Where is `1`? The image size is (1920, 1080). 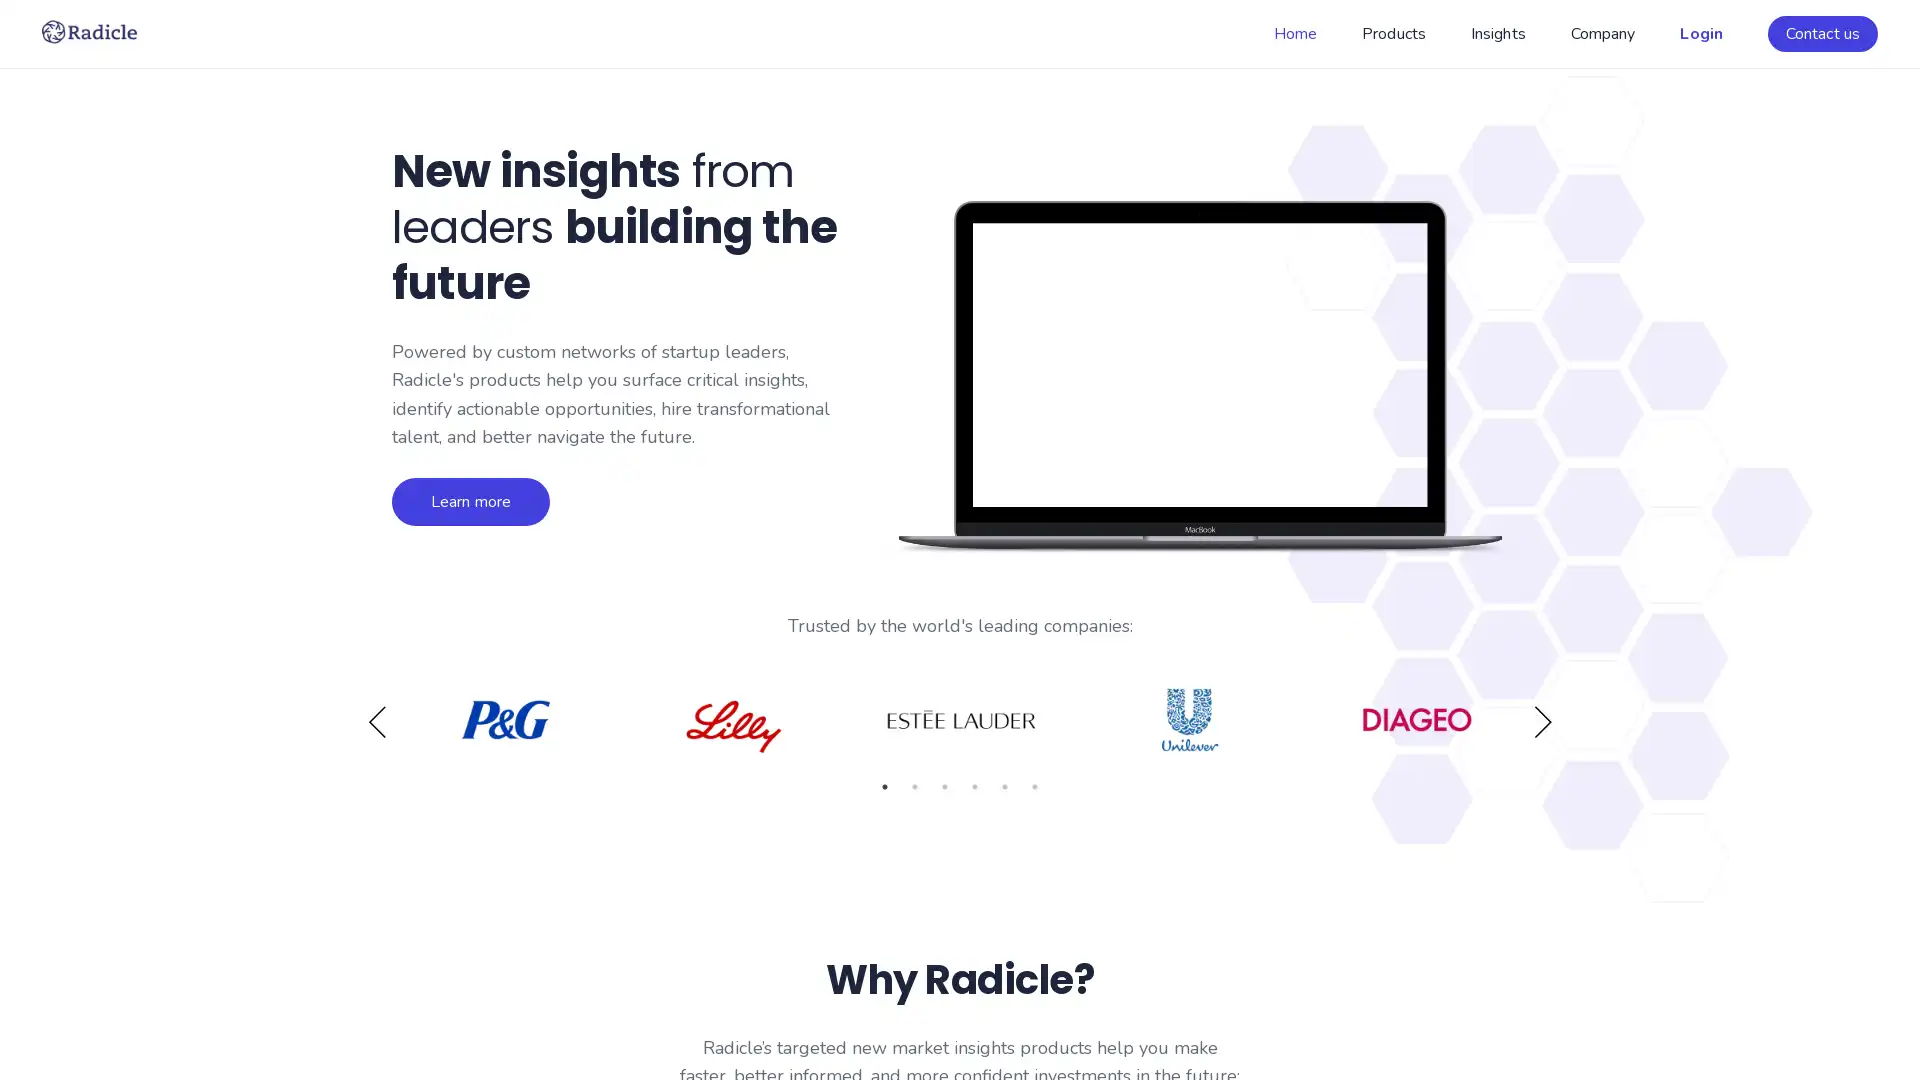 1 is located at coordinates (883, 785).